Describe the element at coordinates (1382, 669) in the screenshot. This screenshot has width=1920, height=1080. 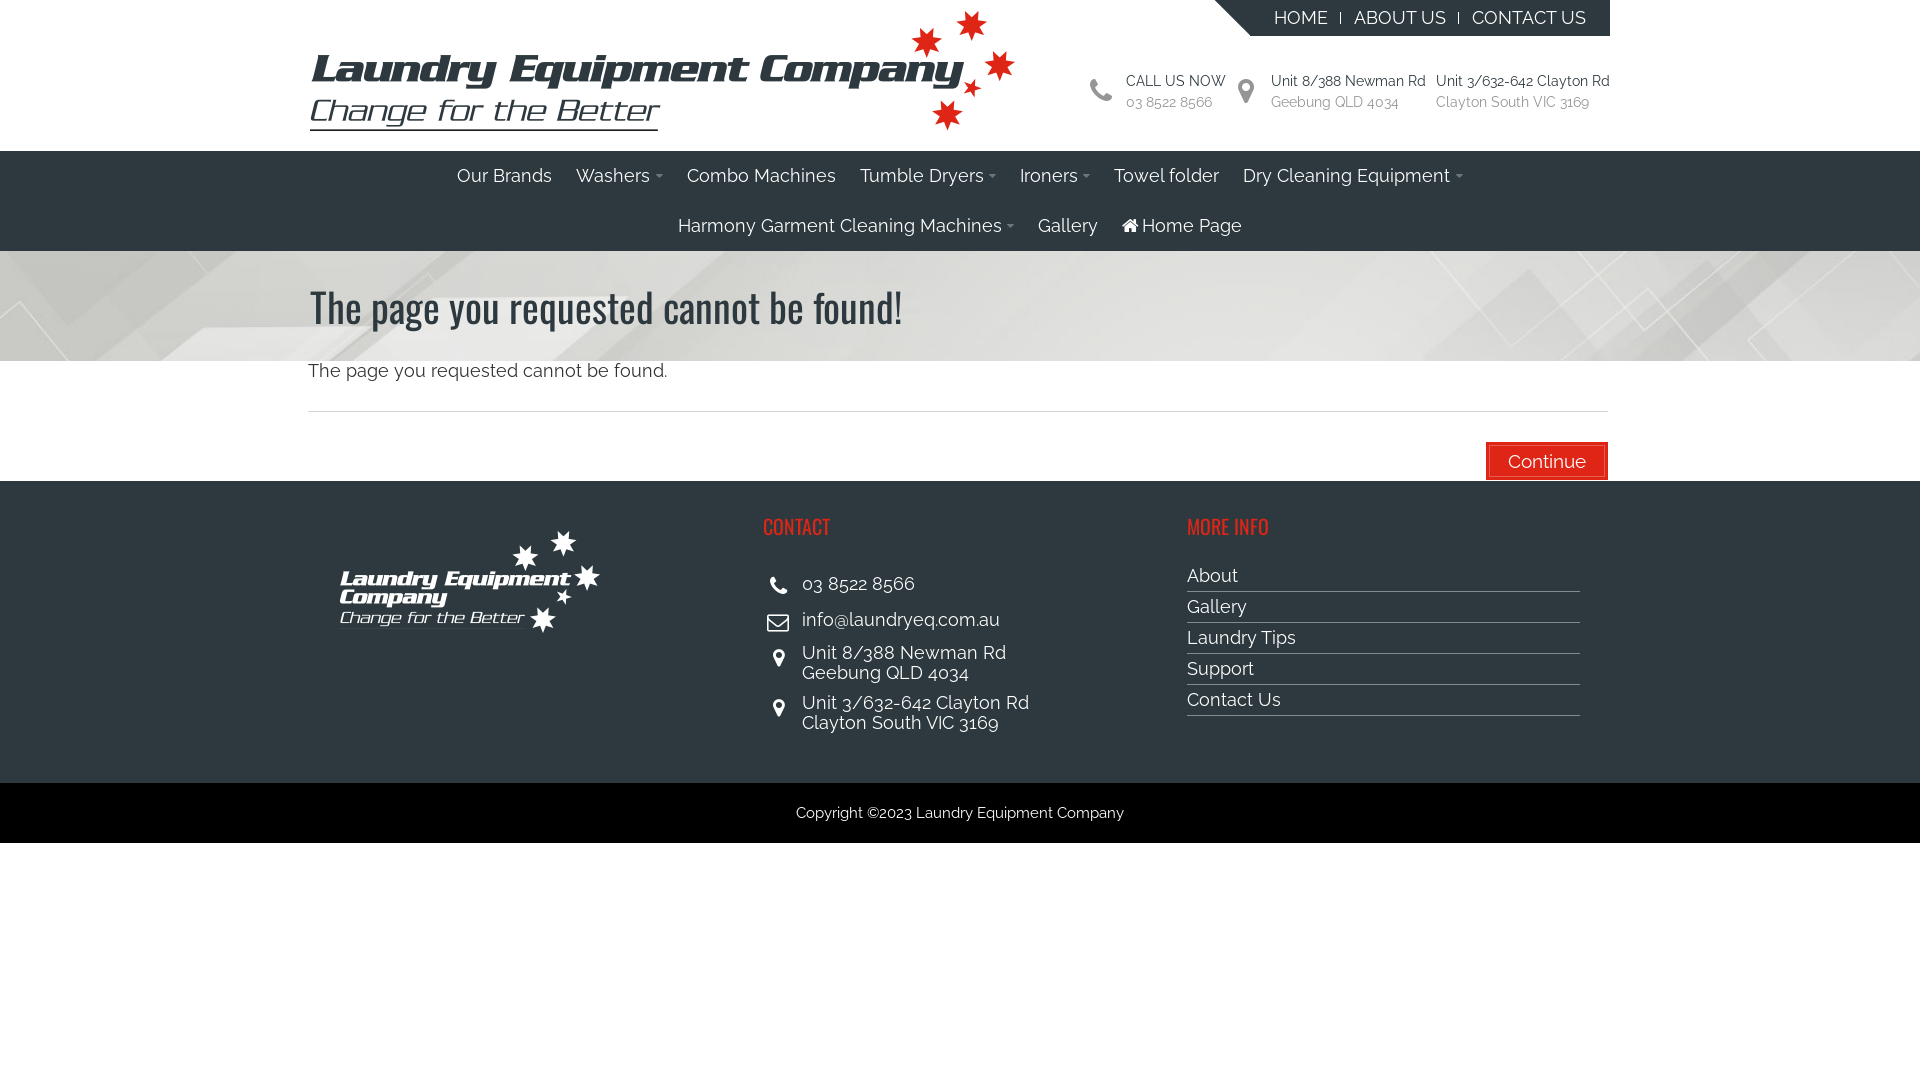
I see `'Support'` at that location.